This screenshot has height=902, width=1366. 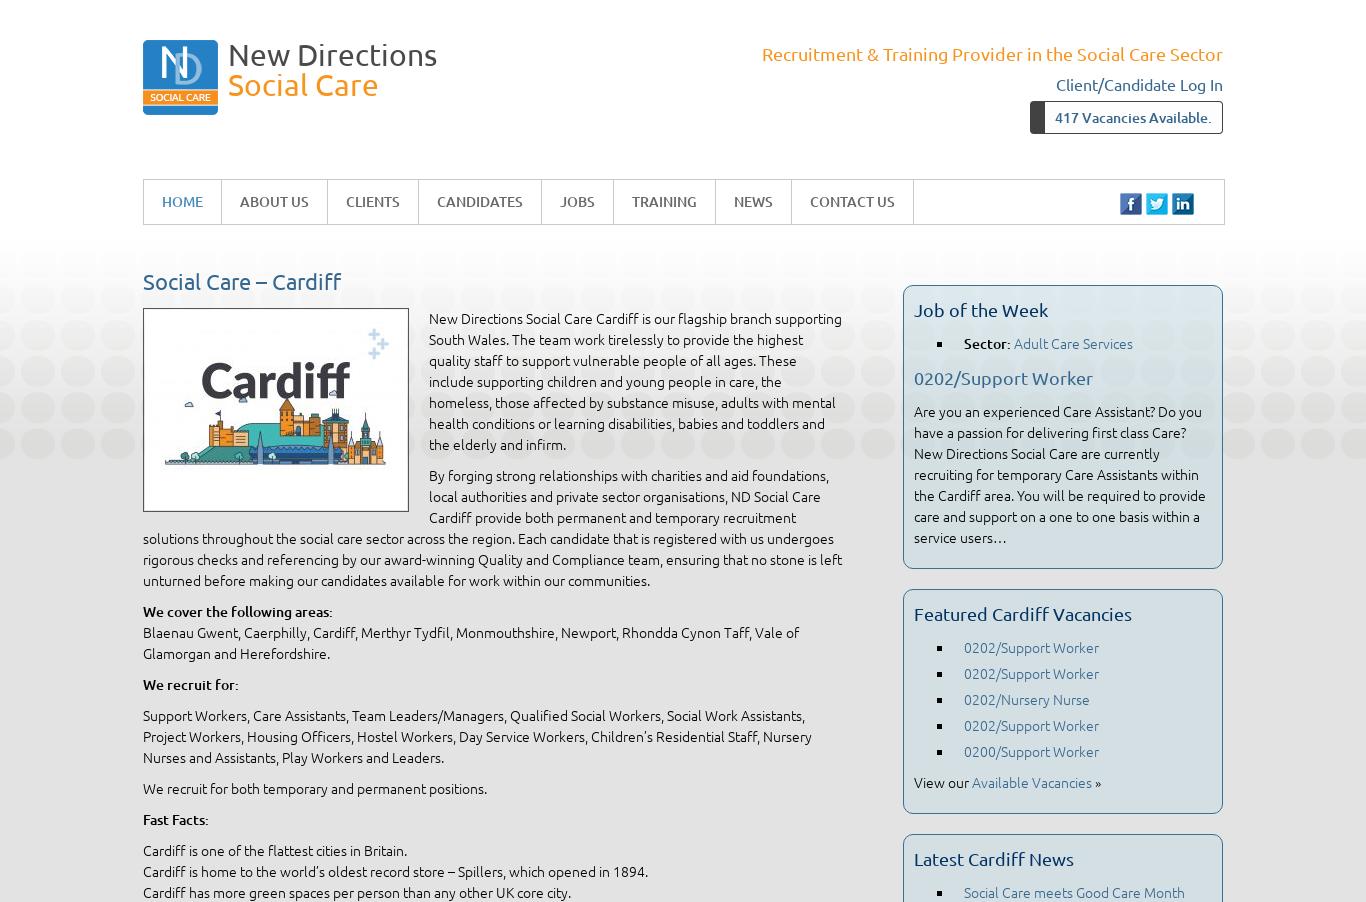 What do you see at coordinates (994, 858) in the screenshot?
I see `'Latest Cardiff News'` at bounding box center [994, 858].